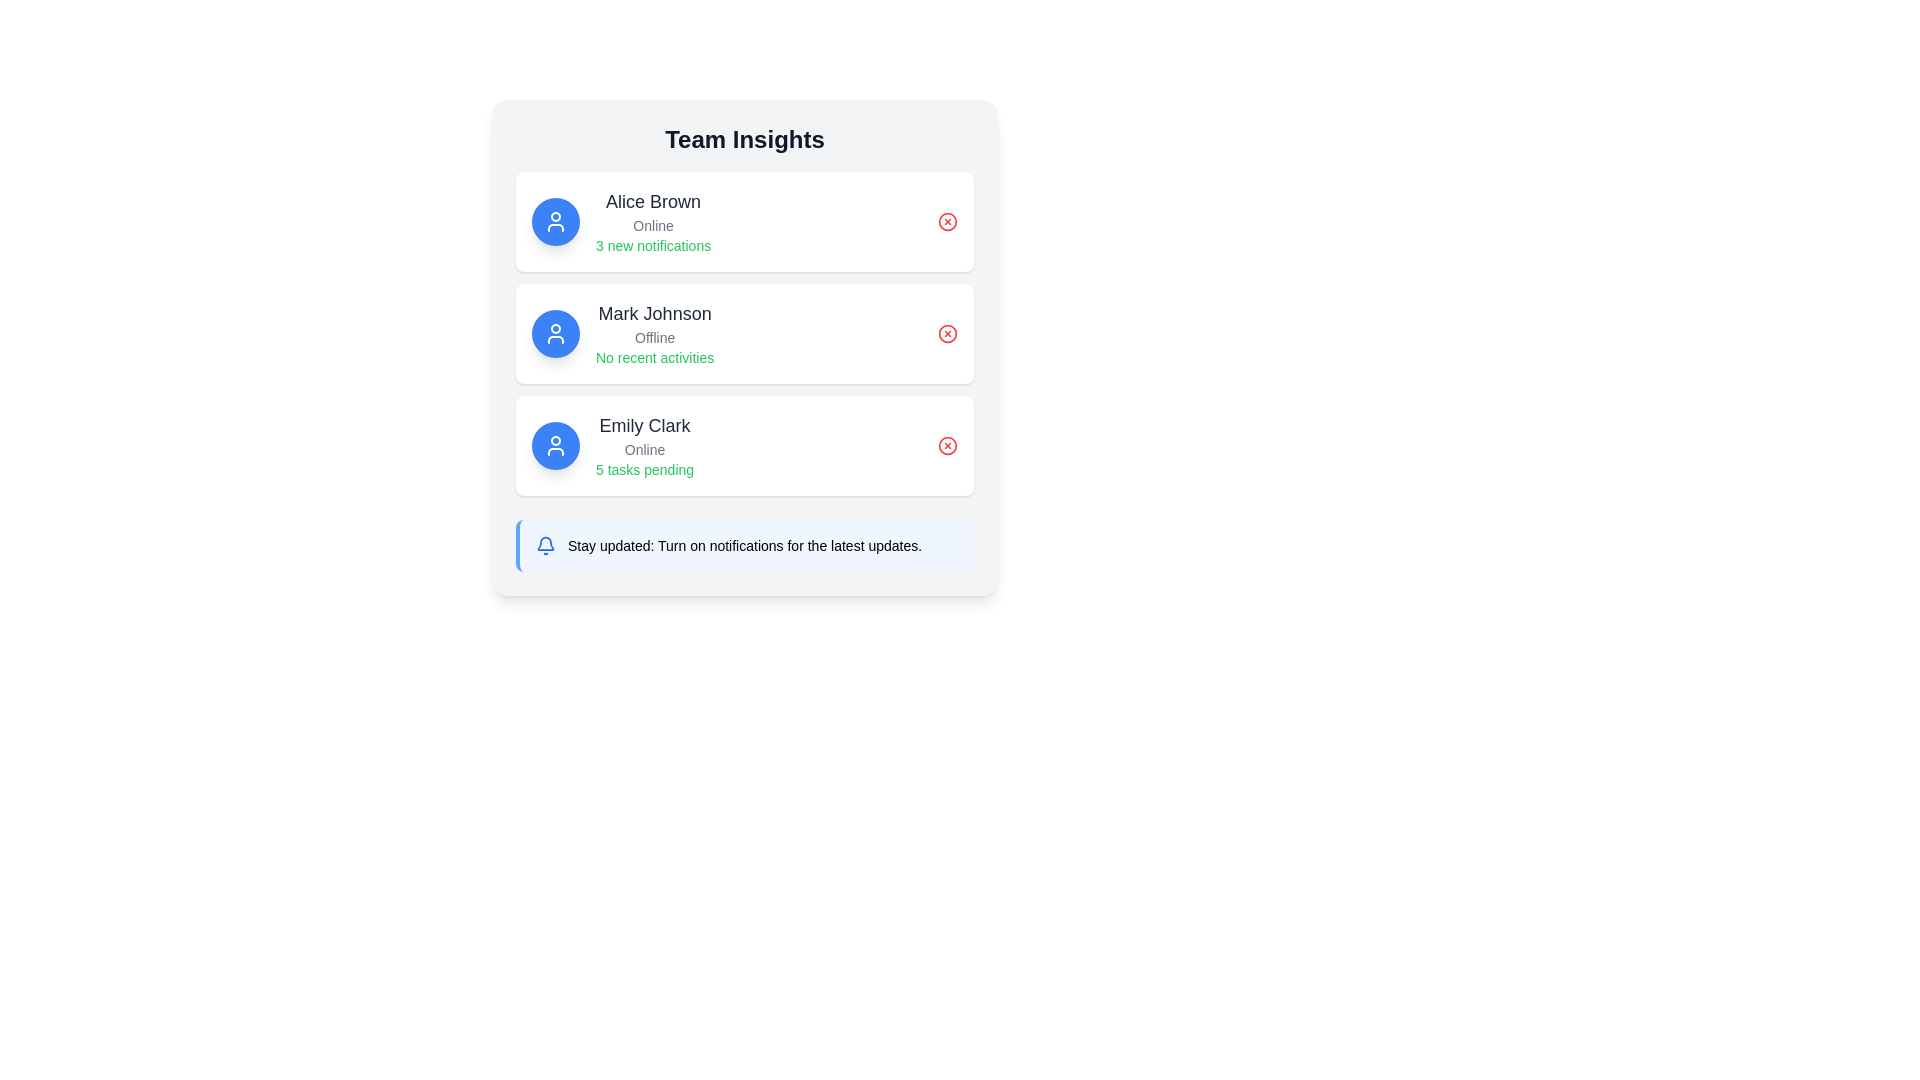  Describe the element at coordinates (654, 313) in the screenshot. I see `the text element displaying the name 'Mark Johnson', which is located` at that location.